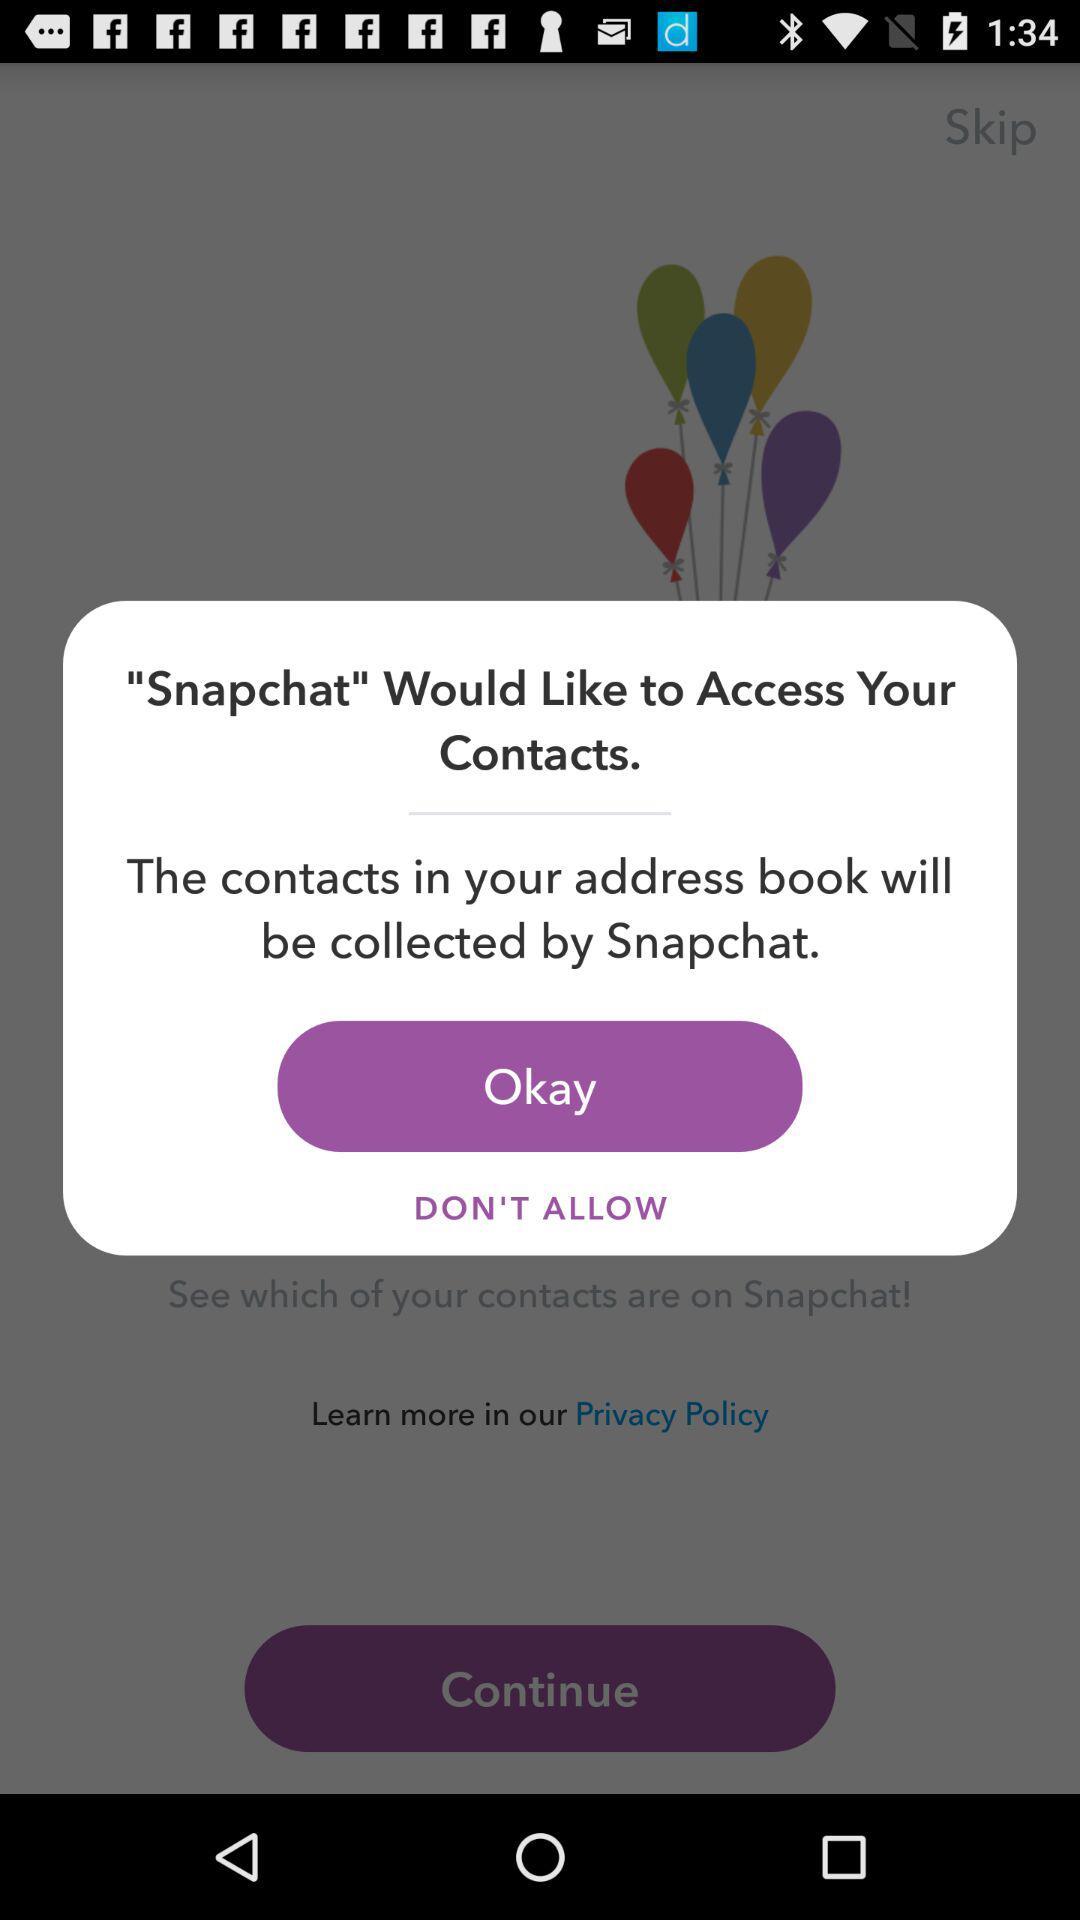 This screenshot has width=1080, height=1920. What do you see at coordinates (540, 1085) in the screenshot?
I see `the icon below the the contacts in` at bounding box center [540, 1085].